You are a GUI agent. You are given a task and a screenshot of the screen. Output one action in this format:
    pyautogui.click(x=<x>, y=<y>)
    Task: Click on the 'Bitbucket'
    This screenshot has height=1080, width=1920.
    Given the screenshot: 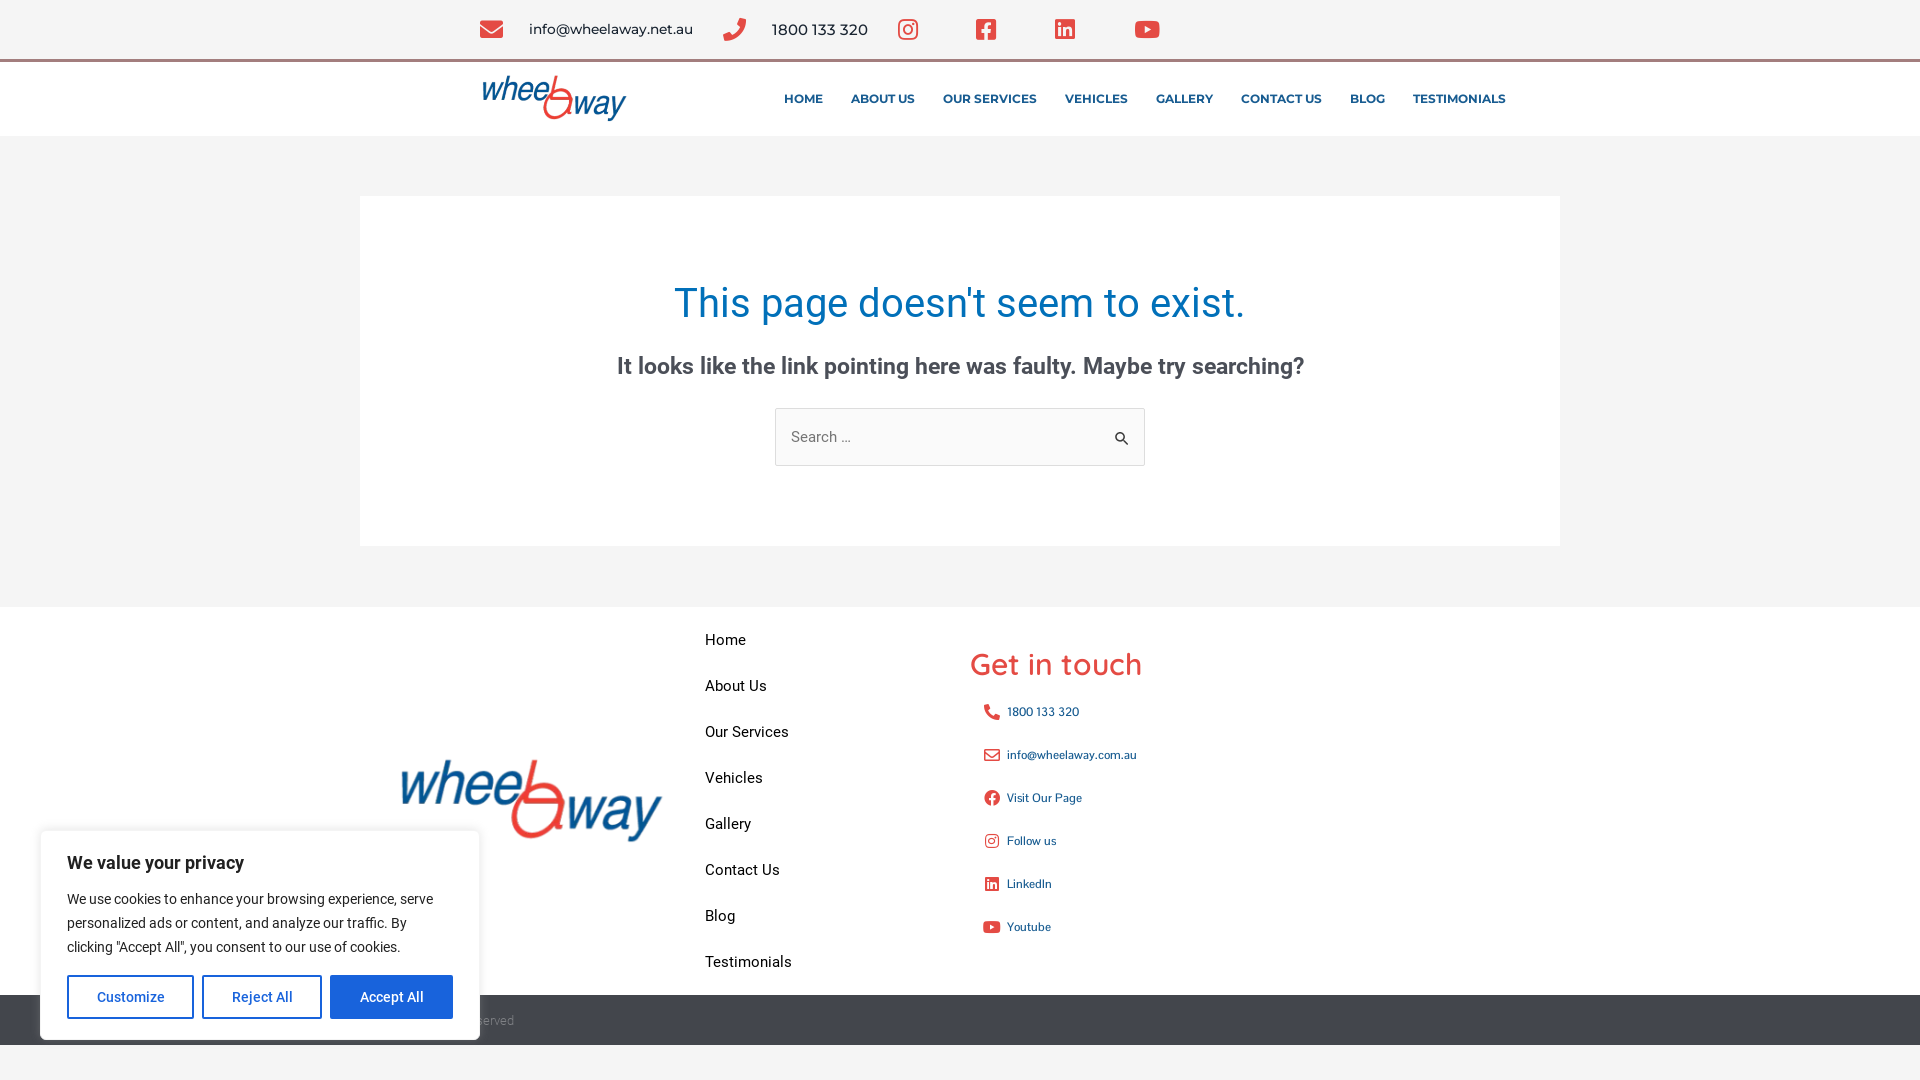 What is the action you would take?
    pyautogui.click(x=1489, y=24)
    